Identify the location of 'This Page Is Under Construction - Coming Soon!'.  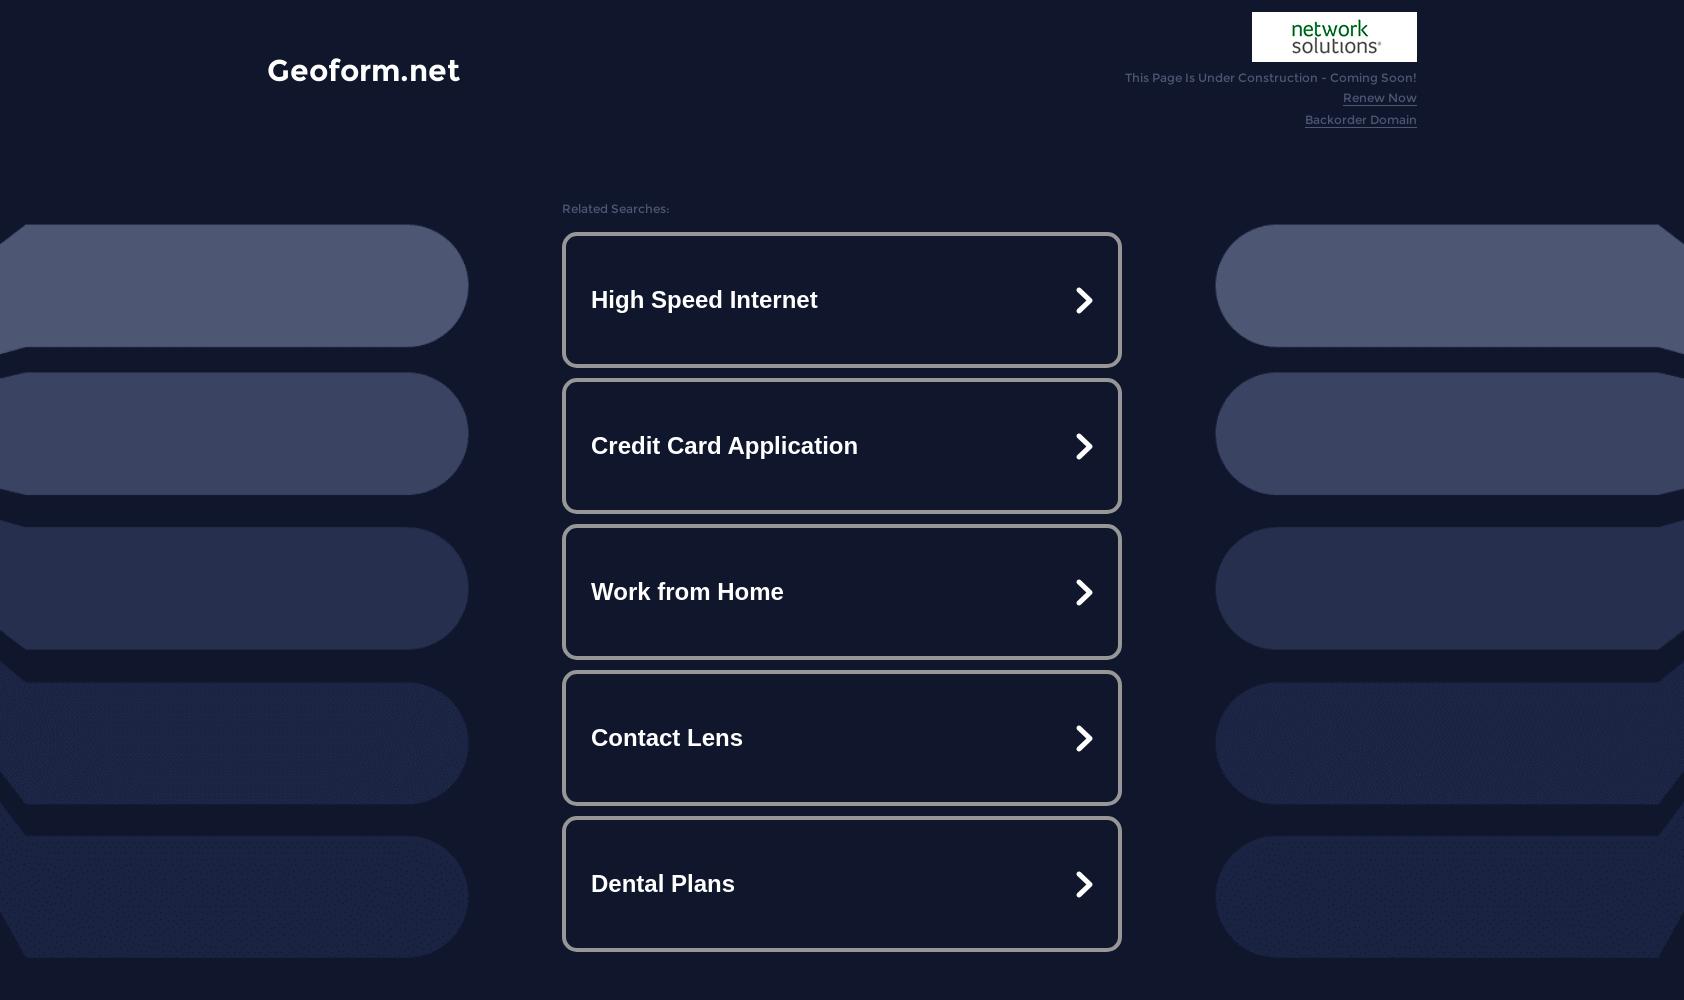
(1270, 76).